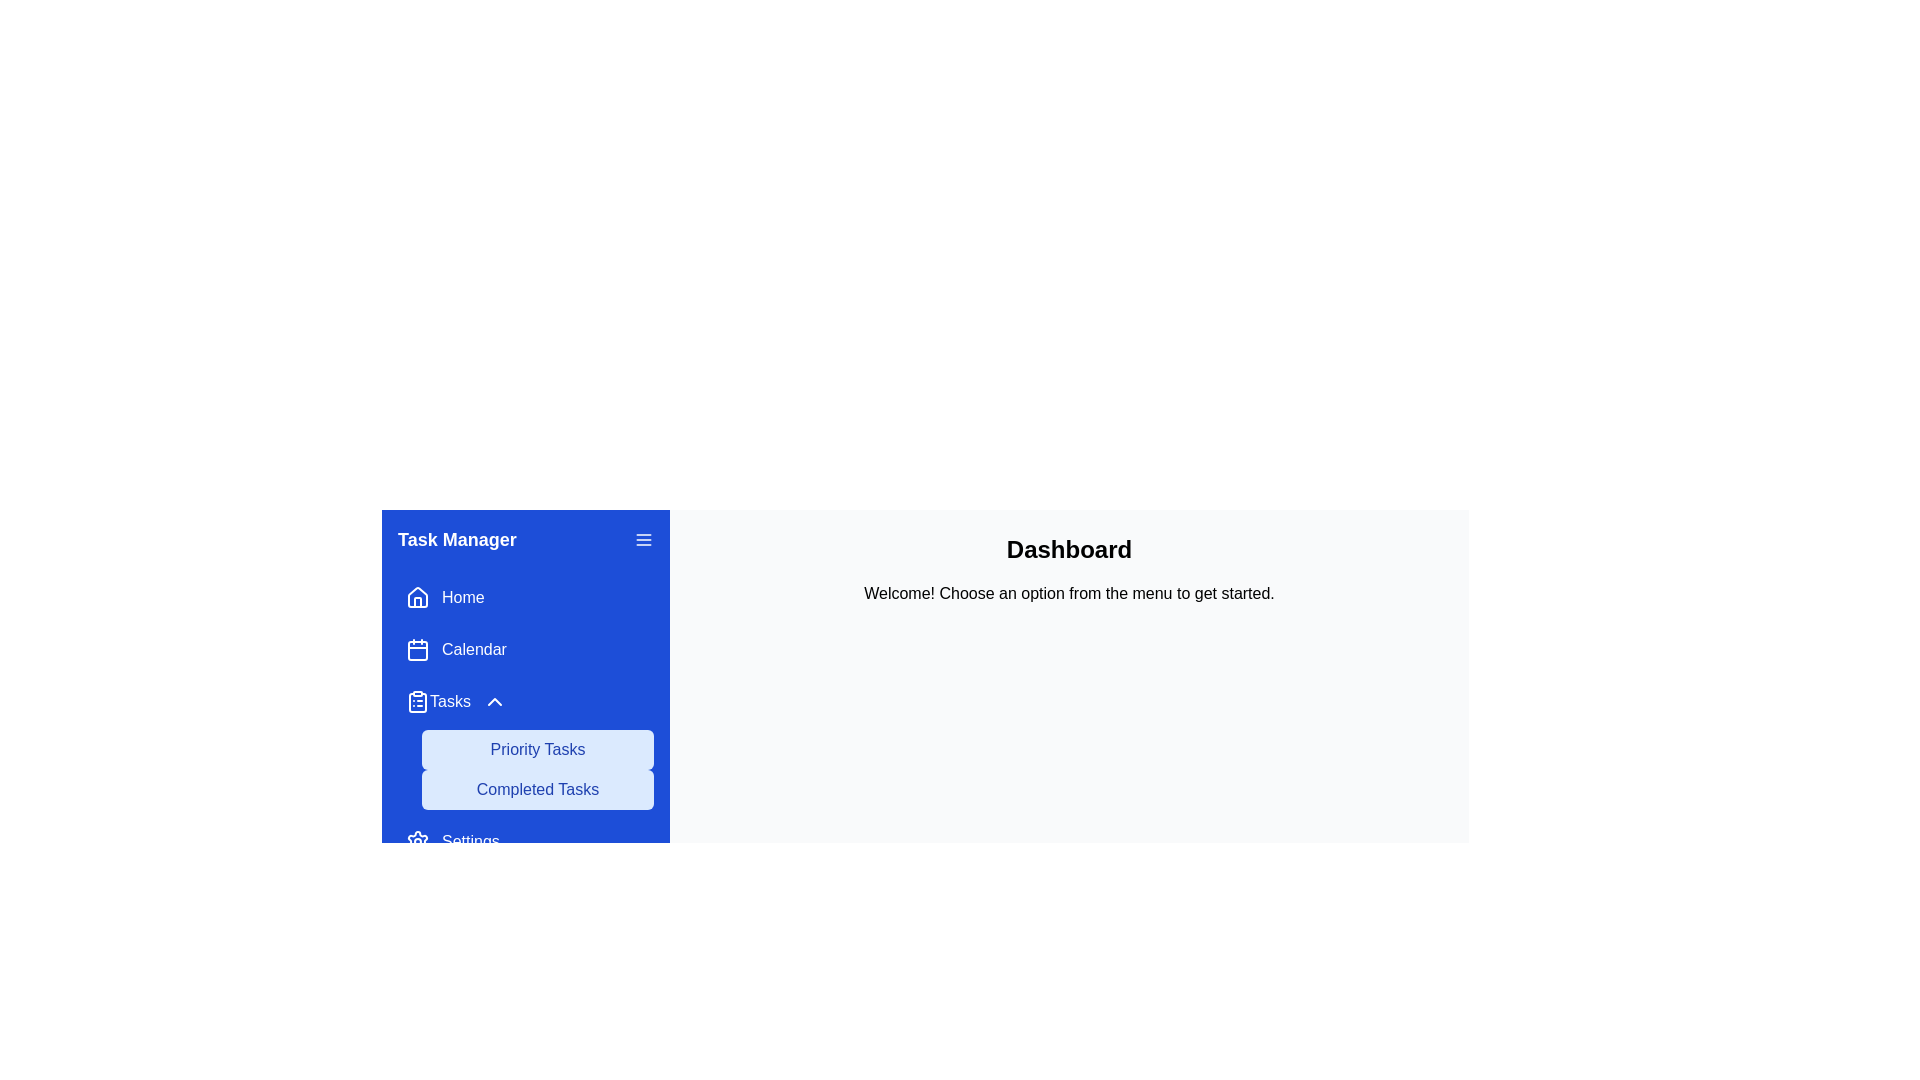 The height and width of the screenshot is (1080, 1920). What do you see at coordinates (455, 701) in the screenshot?
I see `the 'Tasks' collapsible sidebar menu item` at bounding box center [455, 701].